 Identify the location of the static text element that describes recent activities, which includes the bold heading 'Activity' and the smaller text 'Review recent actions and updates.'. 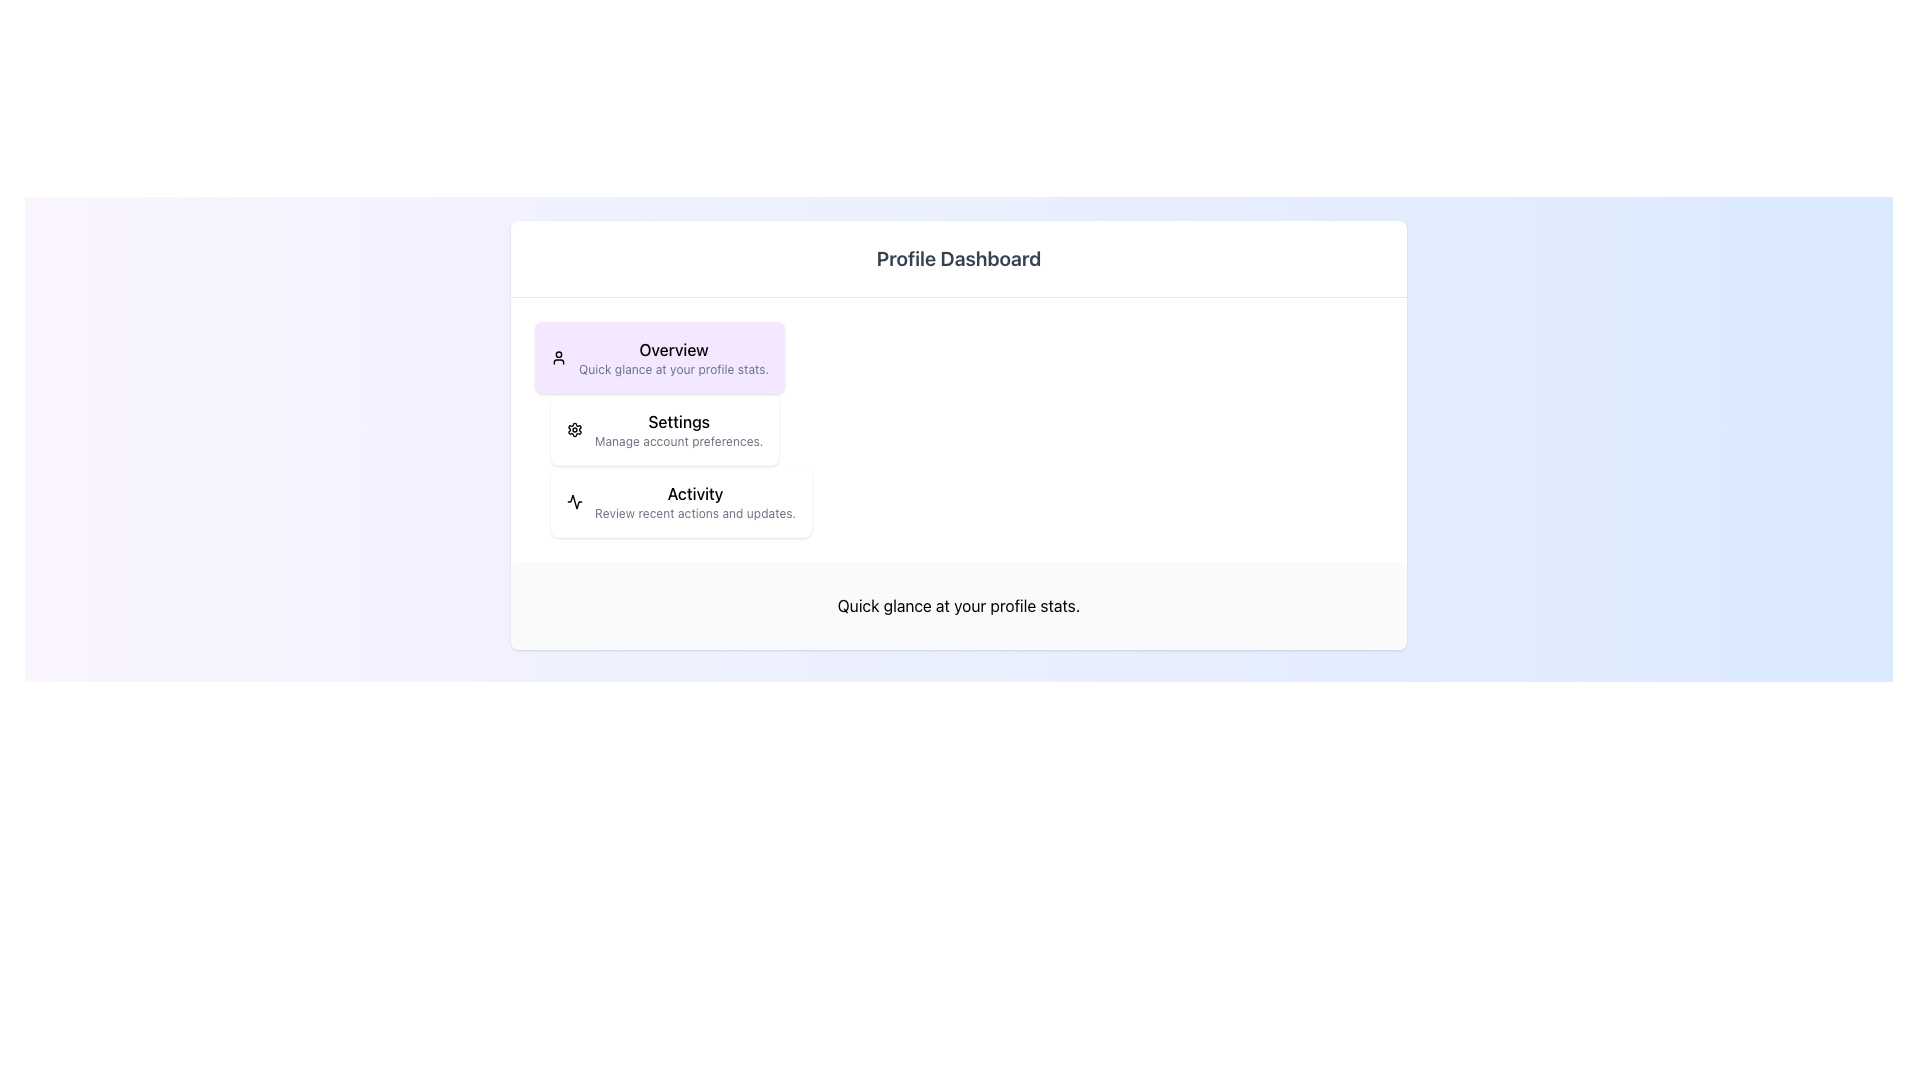
(695, 500).